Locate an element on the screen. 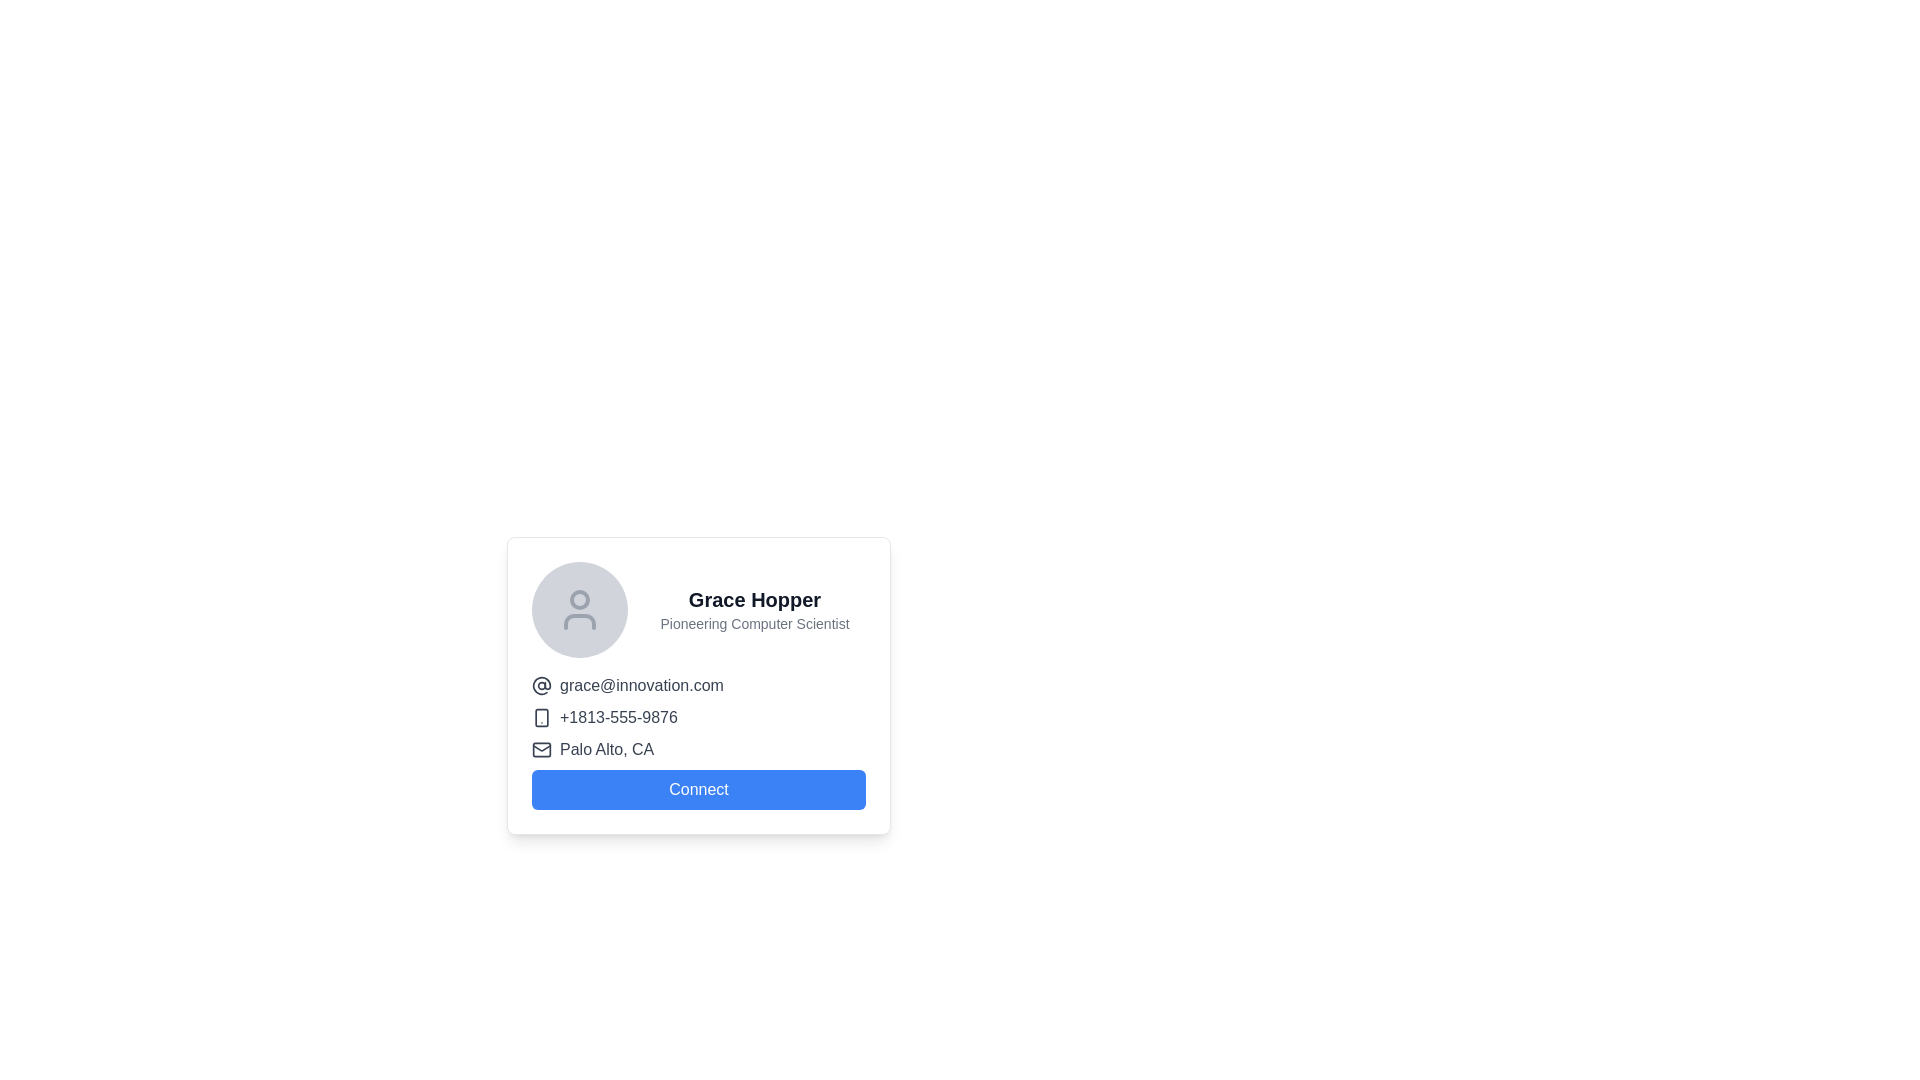 This screenshot has height=1080, width=1920. the Decorative component within the smartphone icon, which is a small rectangle with rounded corners, located centrally in the icon next to a phone number is located at coordinates (542, 716).